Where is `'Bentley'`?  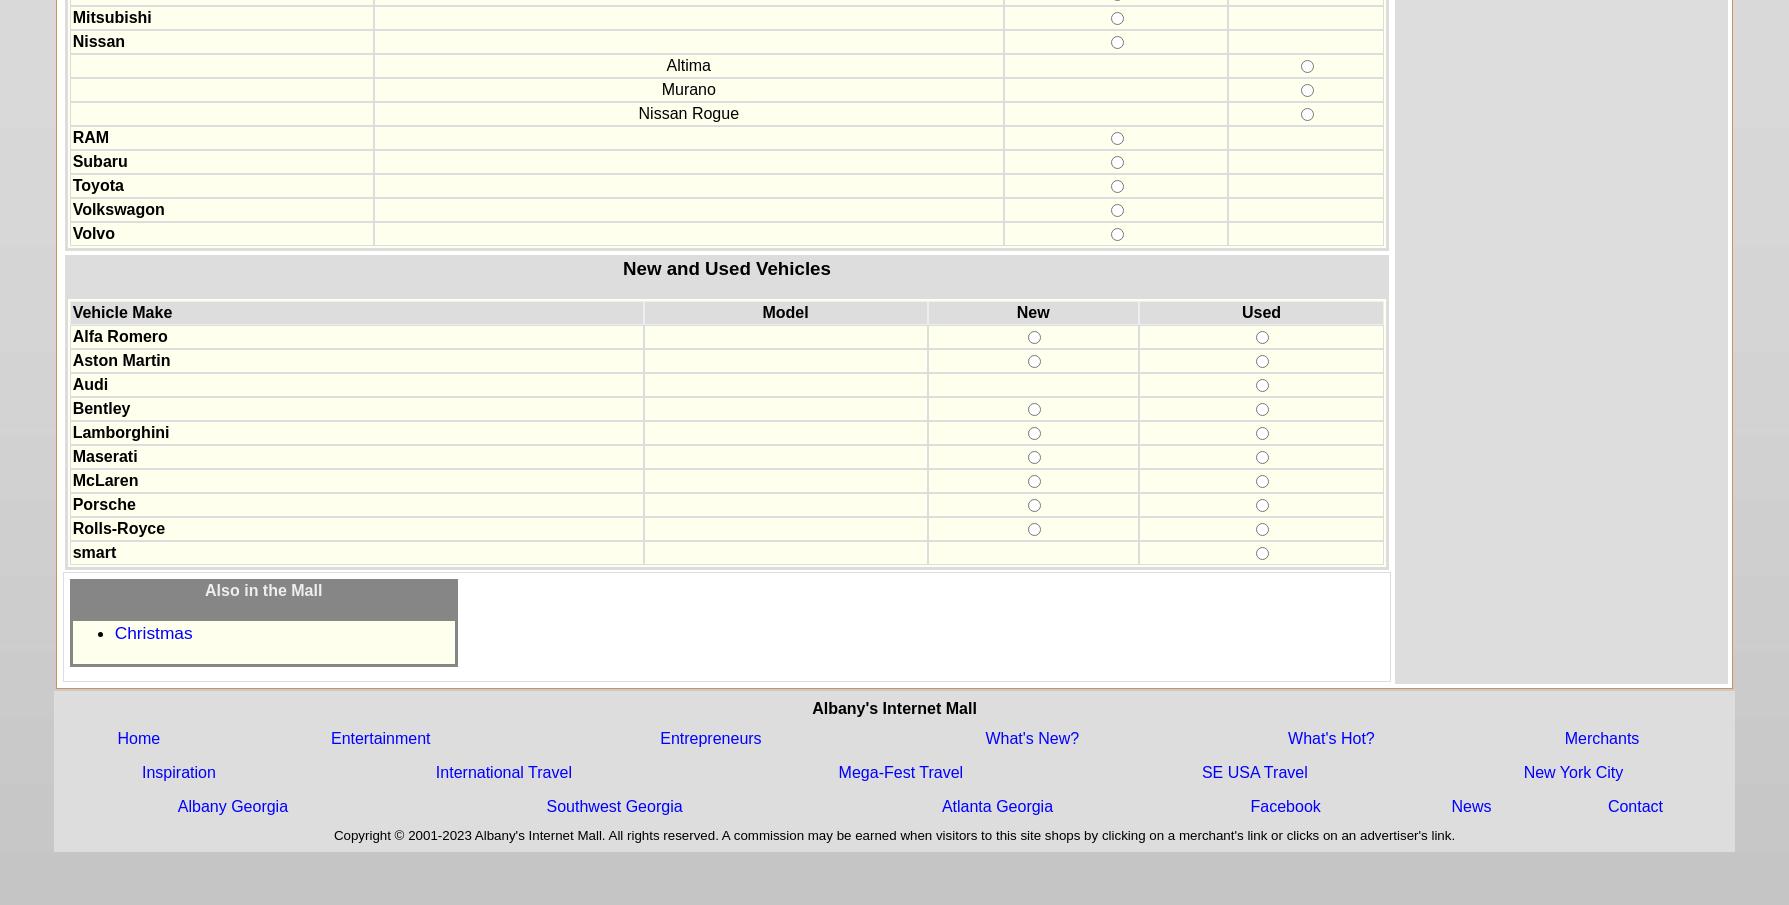 'Bentley' is located at coordinates (71, 407).